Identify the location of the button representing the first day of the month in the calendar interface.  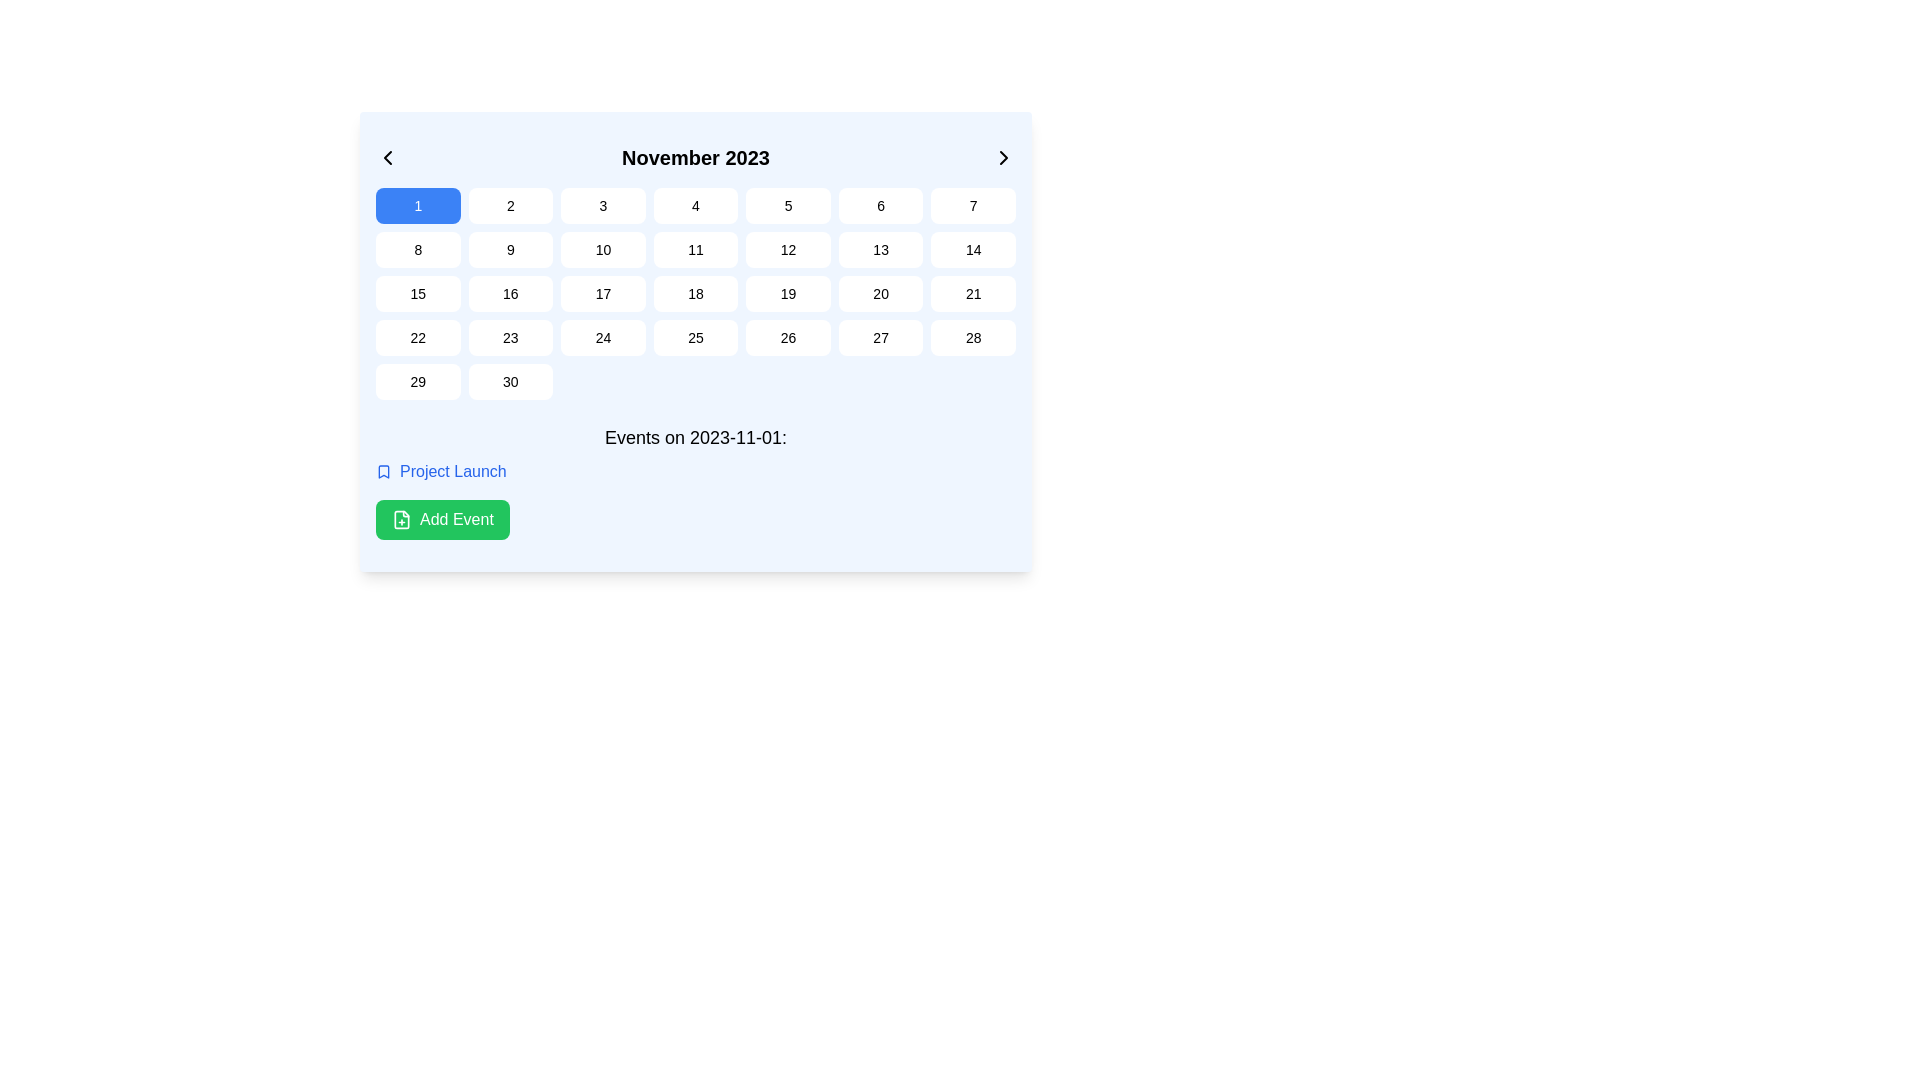
(416, 205).